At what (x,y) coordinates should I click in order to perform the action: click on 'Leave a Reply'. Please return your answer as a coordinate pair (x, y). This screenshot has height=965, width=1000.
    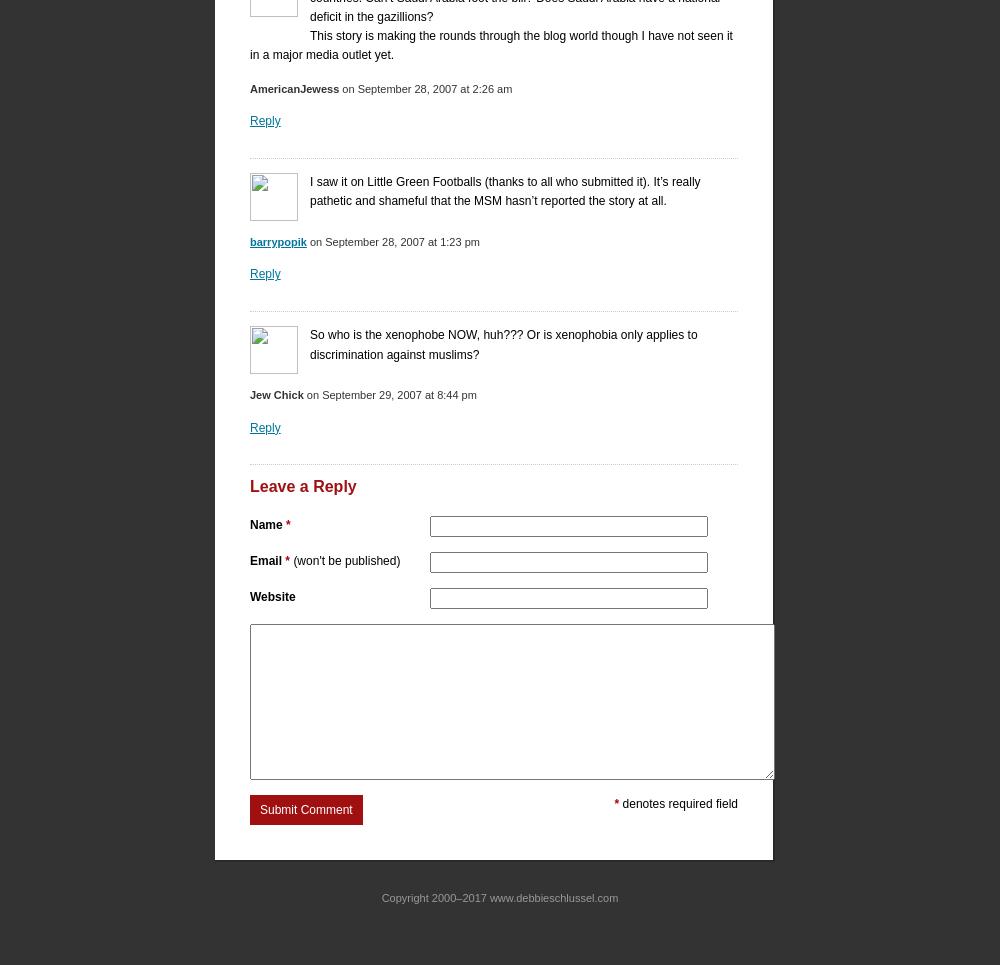
    Looking at the image, I should click on (303, 486).